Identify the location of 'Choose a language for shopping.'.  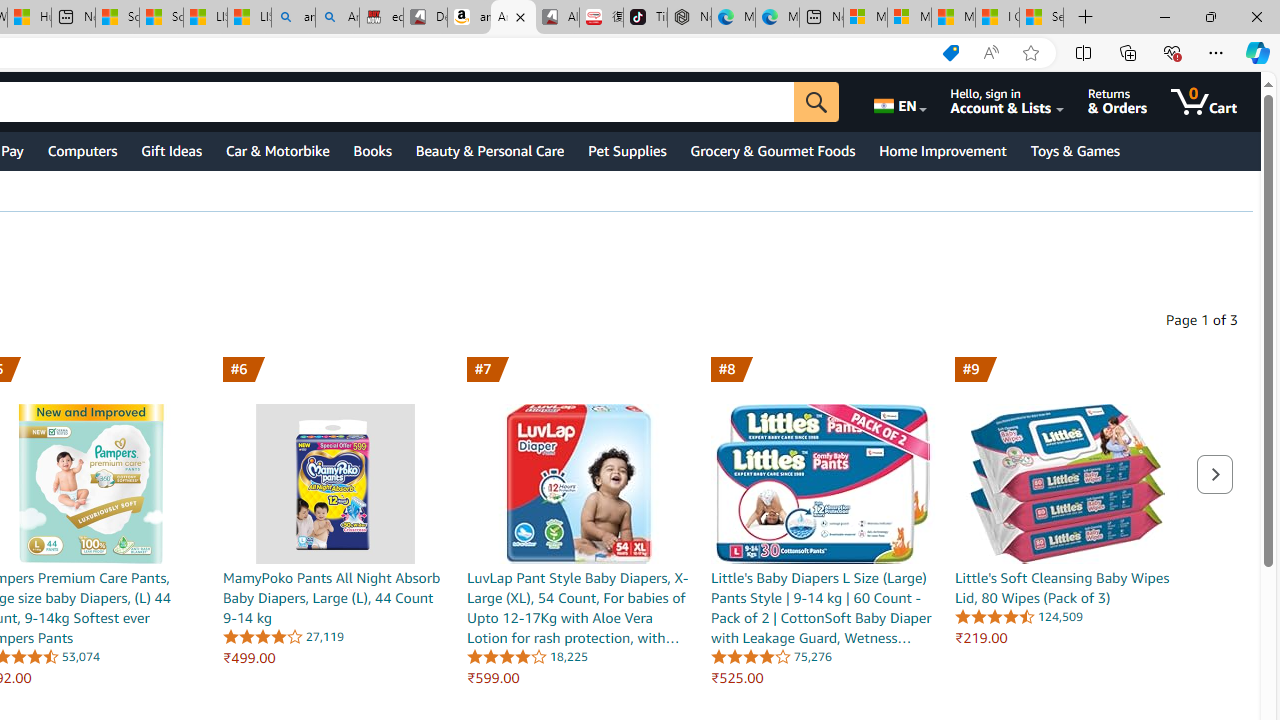
(897, 101).